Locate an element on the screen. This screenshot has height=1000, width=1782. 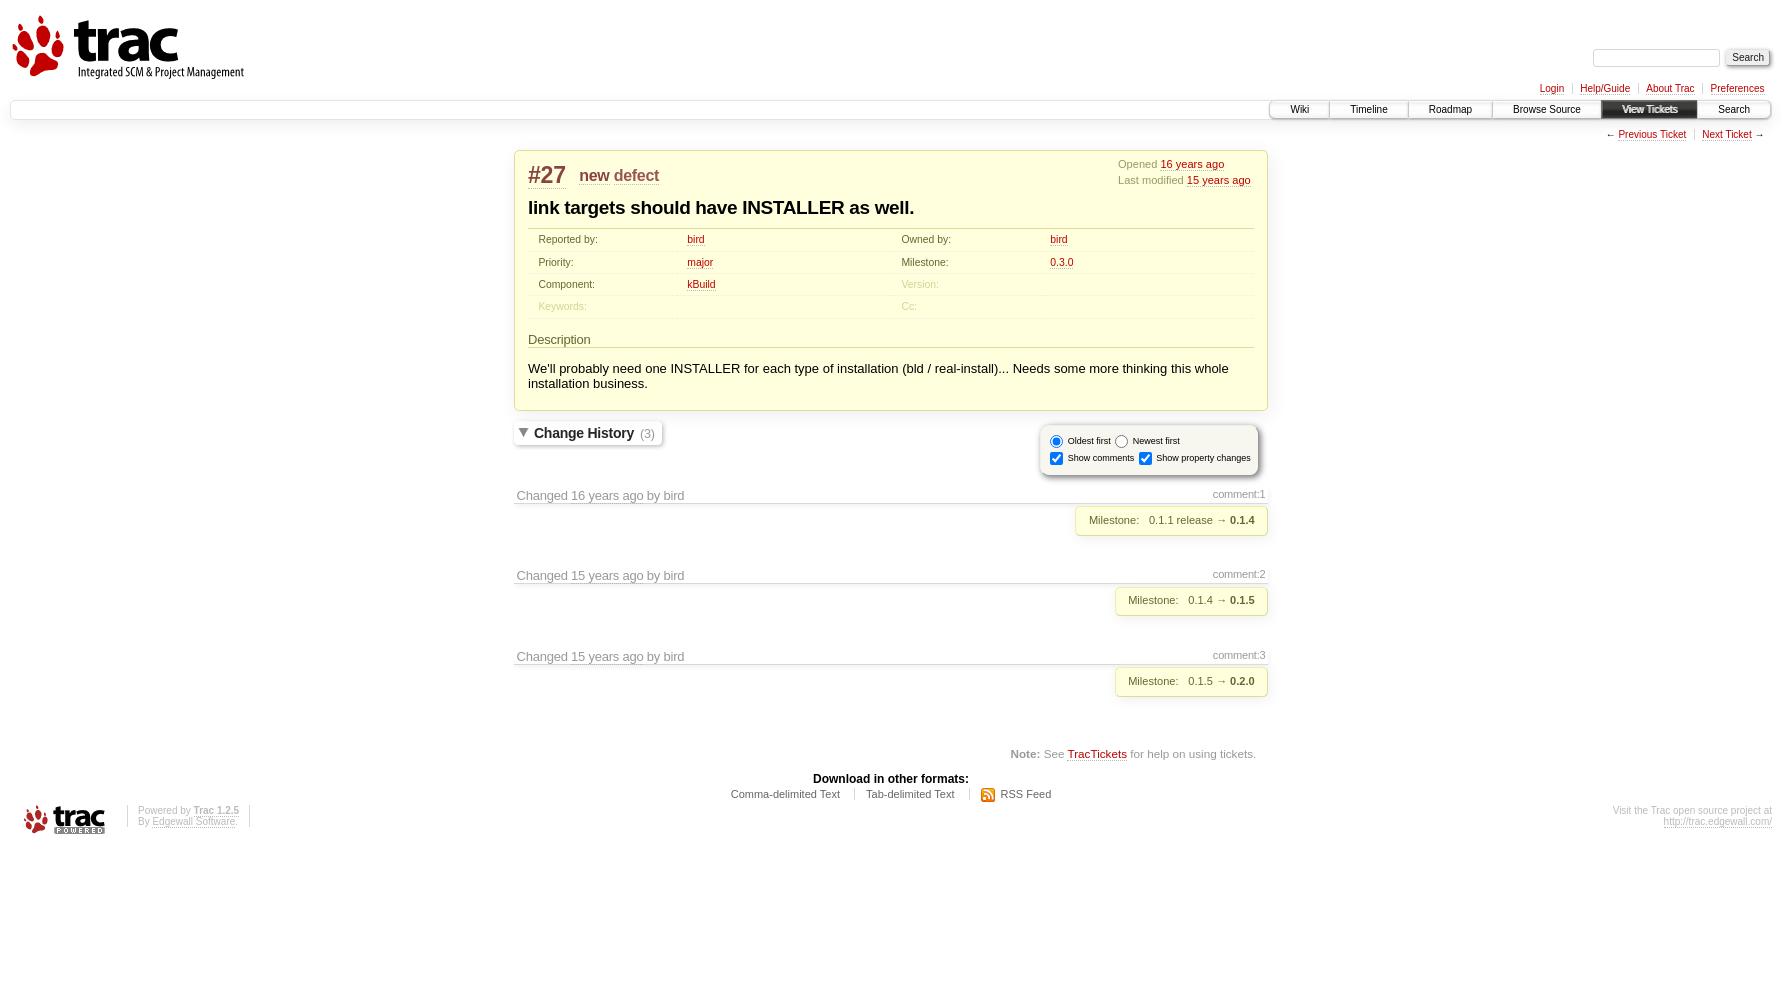
'#27' is located at coordinates (546, 175).